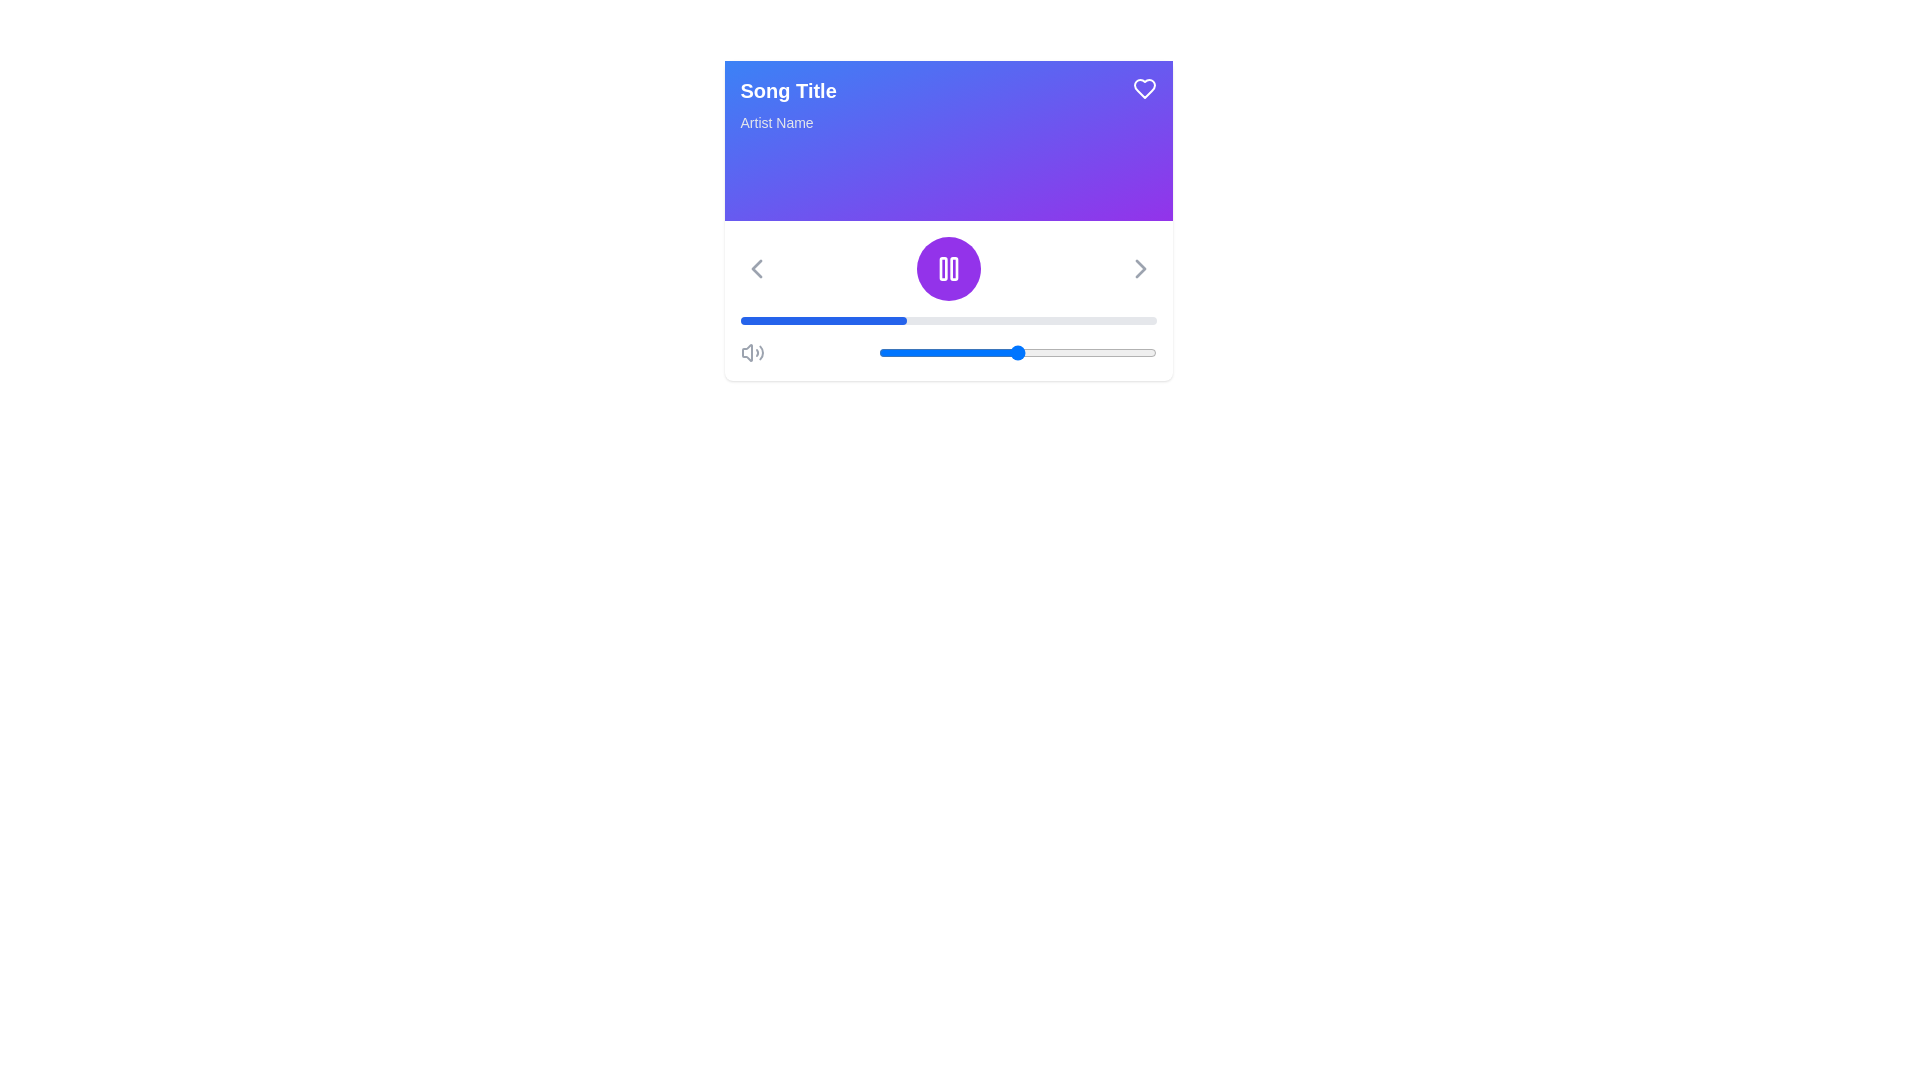 This screenshot has width=1920, height=1080. What do you see at coordinates (952, 268) in the screenshot?
I see `the rightmost vertical rectangle with rounded corners inside the pause icon graphic, which is located centrally within the purple circular button` at bounding box center [952, 268].